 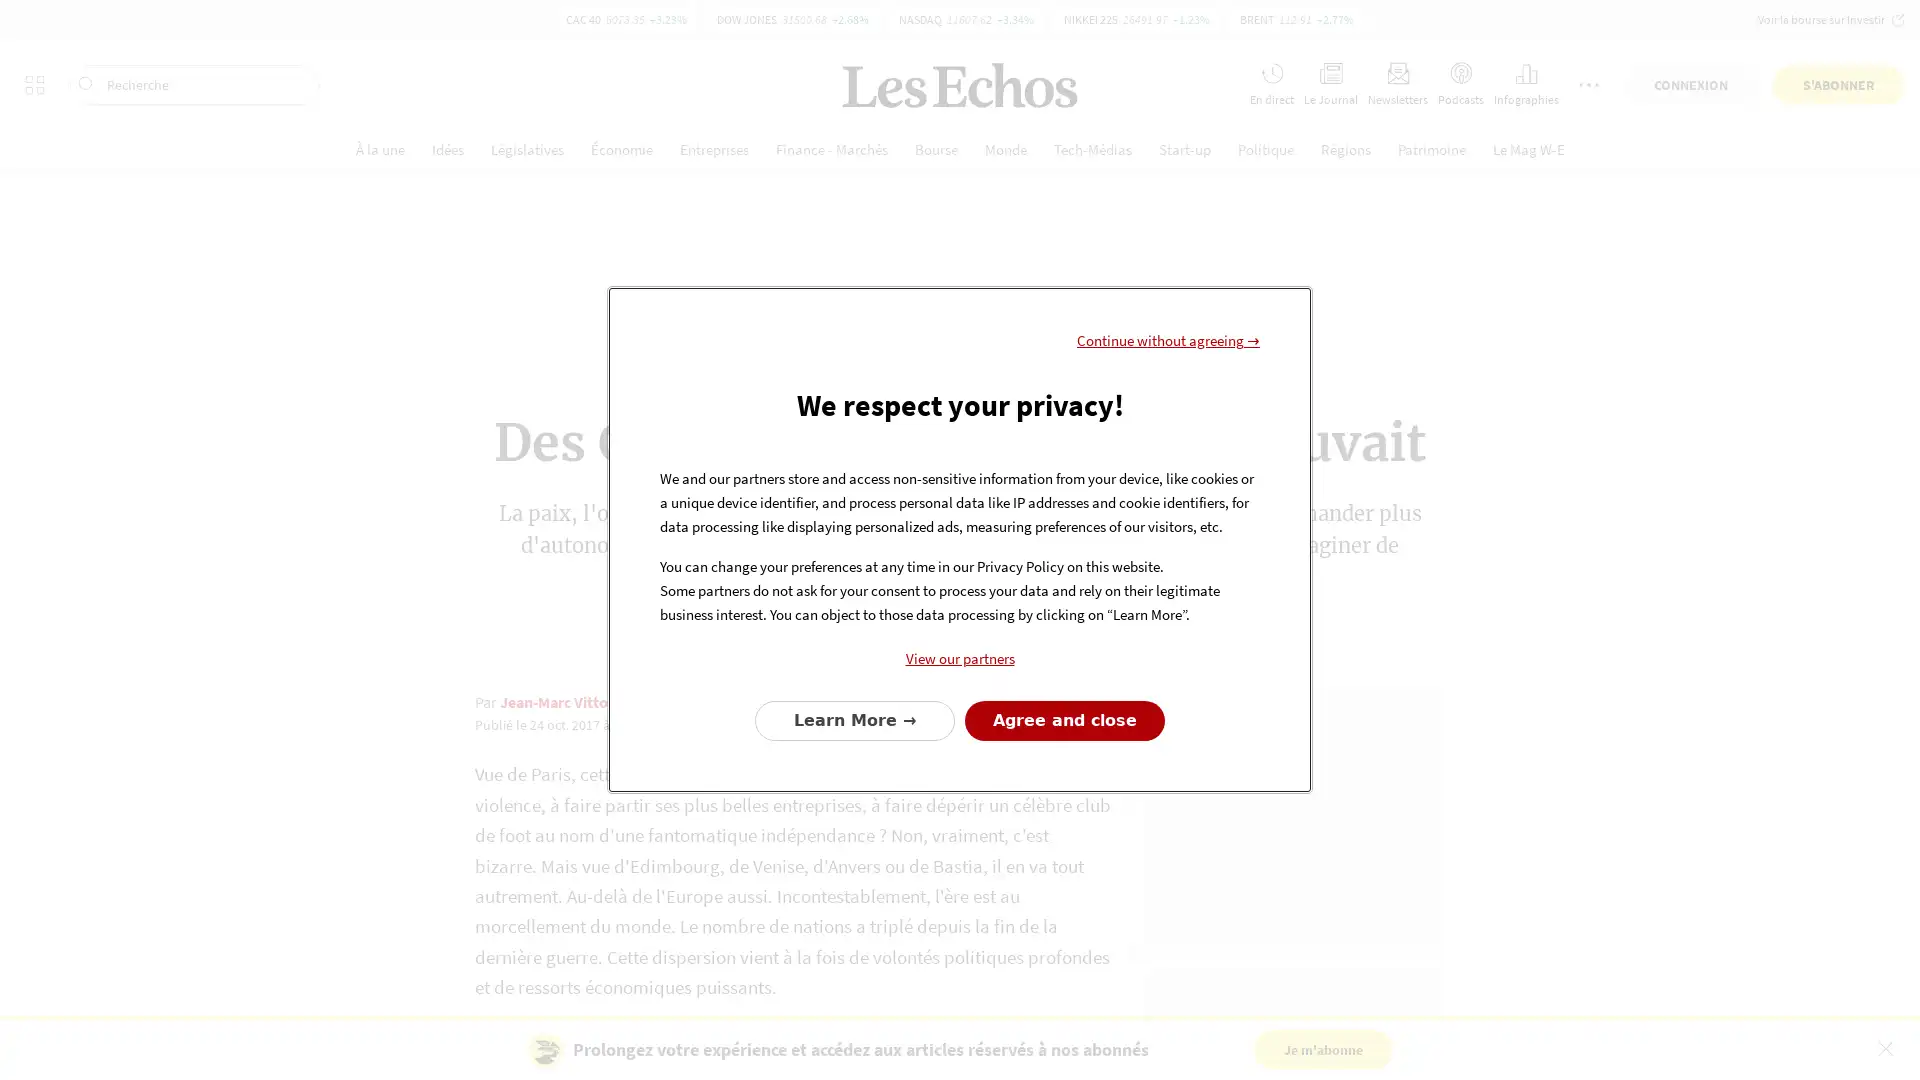 I want to click on Plus de services, so click(x=1587, y=27).